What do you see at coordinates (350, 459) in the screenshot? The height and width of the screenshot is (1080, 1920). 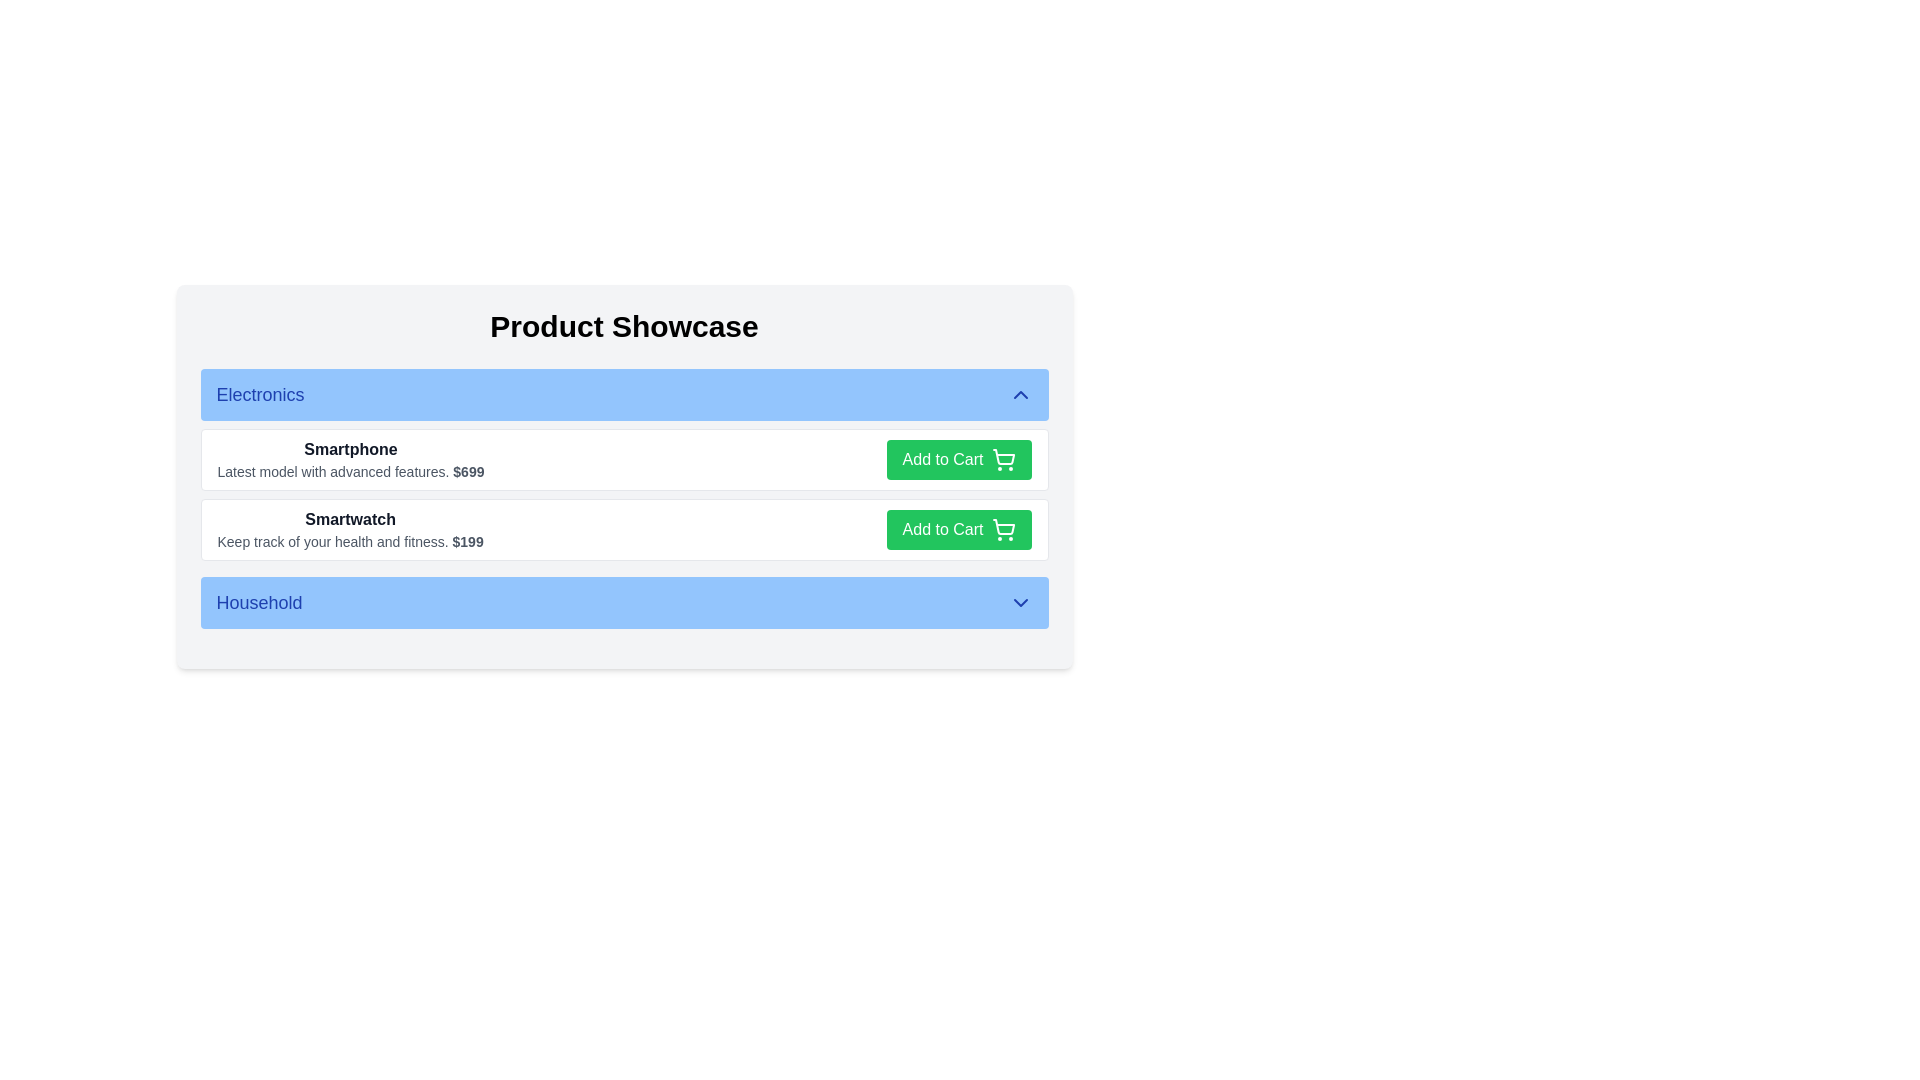 I see `the text-based informational component that describes the product, including its name, details, and cost, located in the first item under the 'Electronics' section of the product list` at bounding box center [350, 459].